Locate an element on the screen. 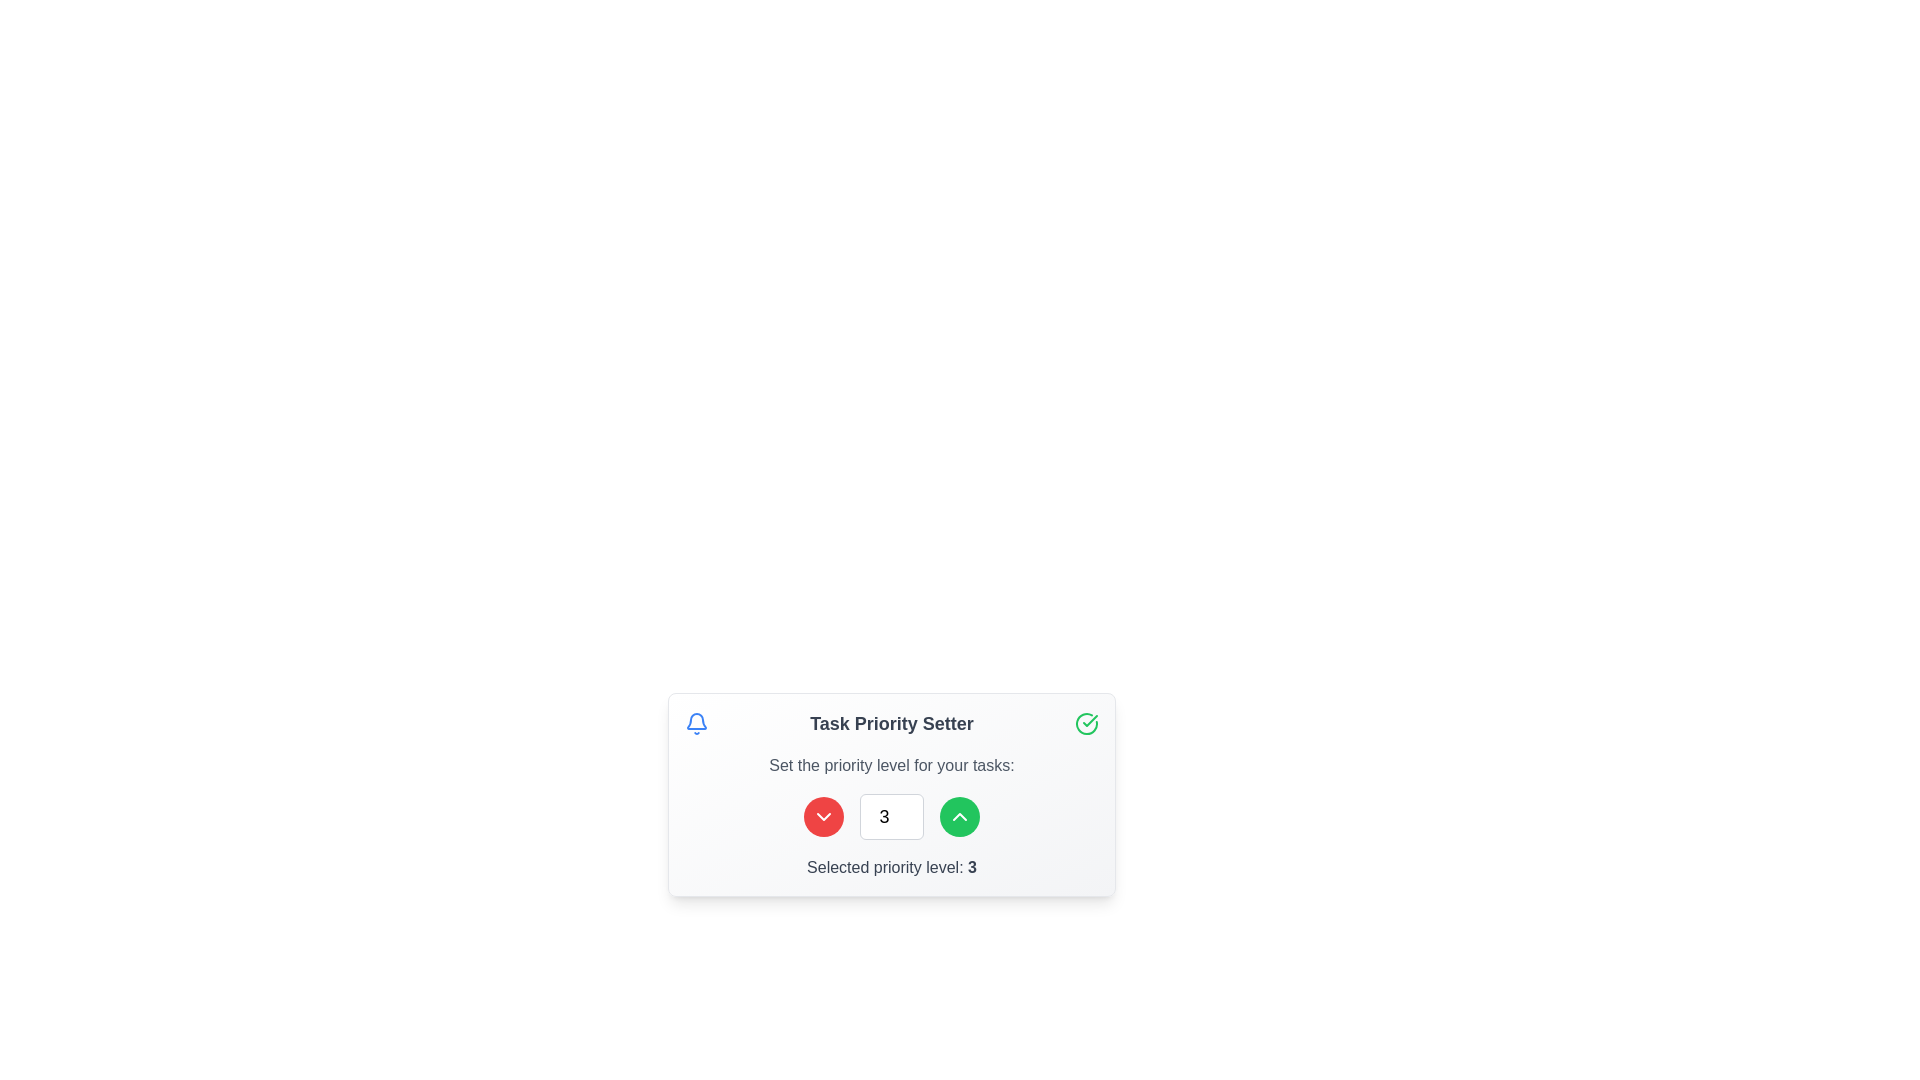 Image resolution: width=1920 pixels, height=1080 pixels. text content of the number '3' which is styled in bold font and indicates the current priority level in the task management interface, found in the label 'Selected priority level: 3' is located at coordinates (972, 866).